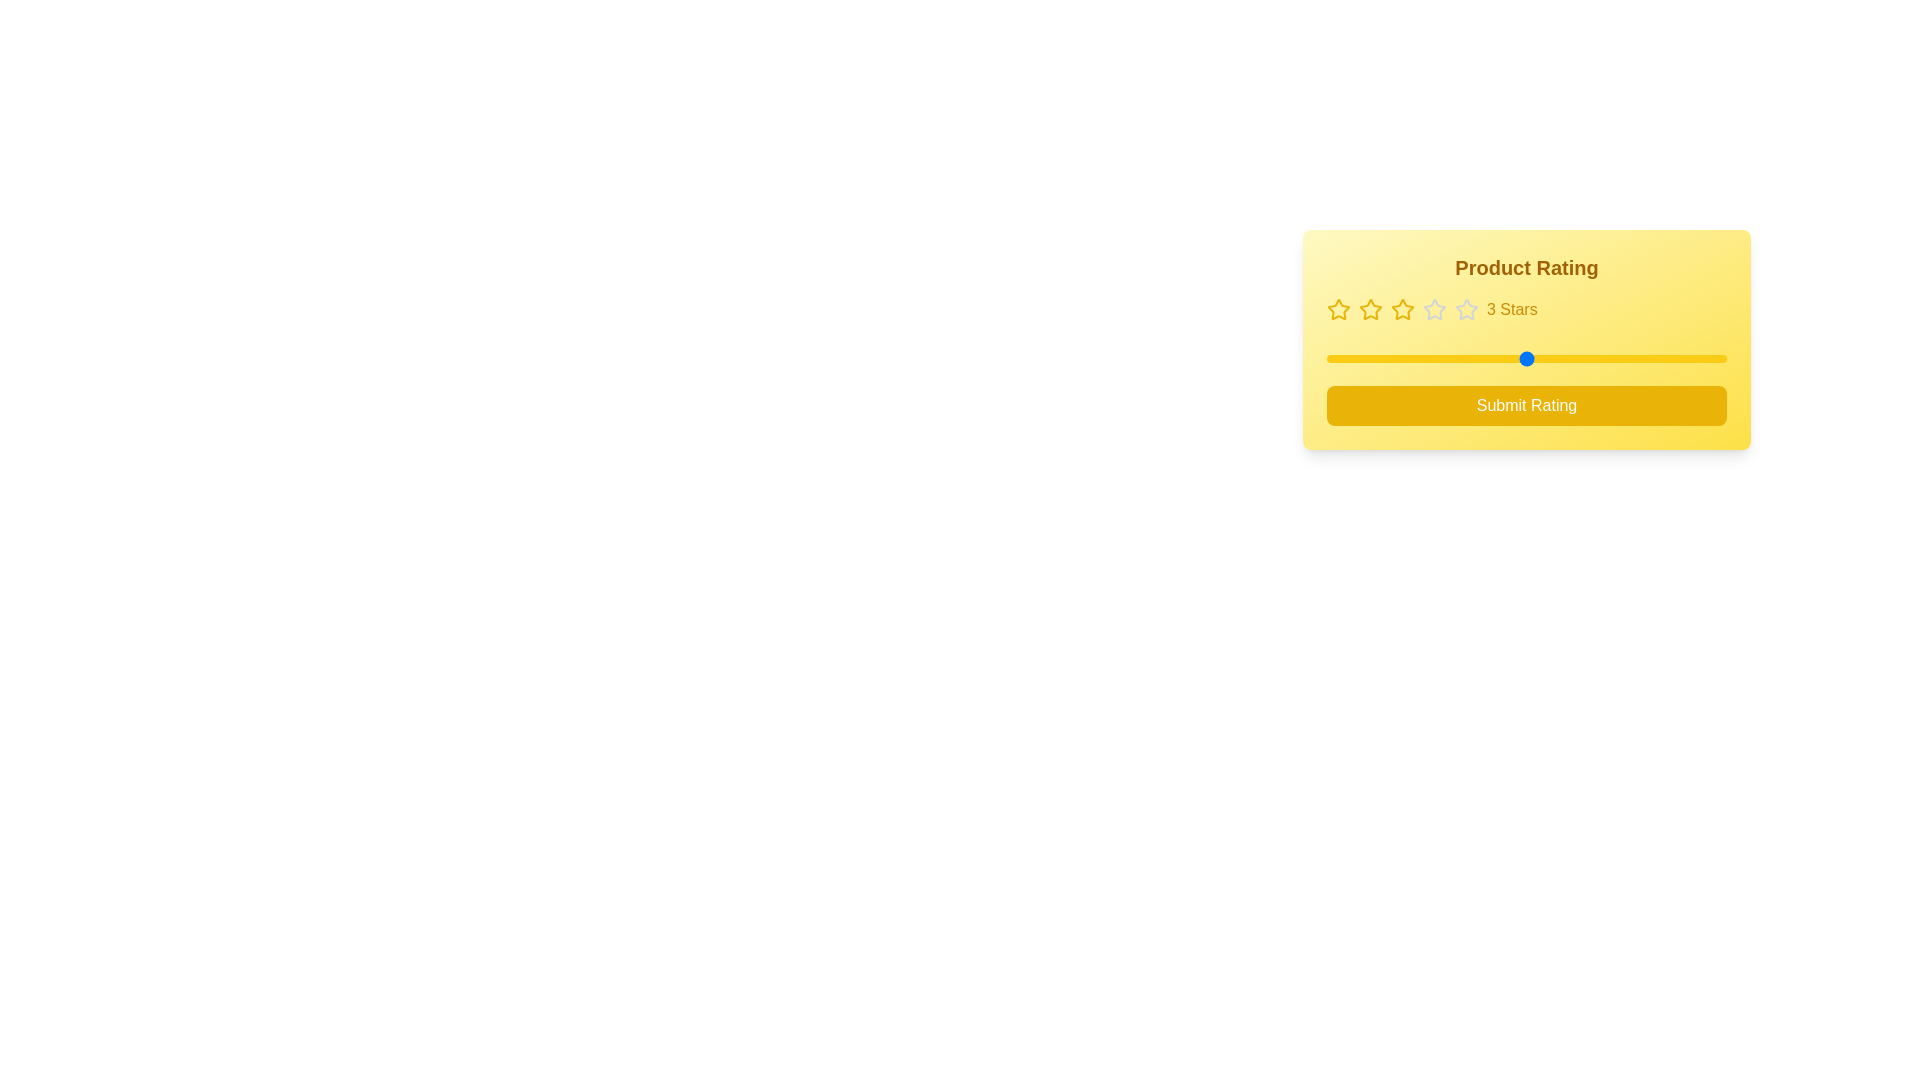 The image size is (1920, 1080). What do you see at coordinates (1467, 309) in the screenshot?
I see `the third star icon in the product rating interface` at bounding box center [1467, 309].